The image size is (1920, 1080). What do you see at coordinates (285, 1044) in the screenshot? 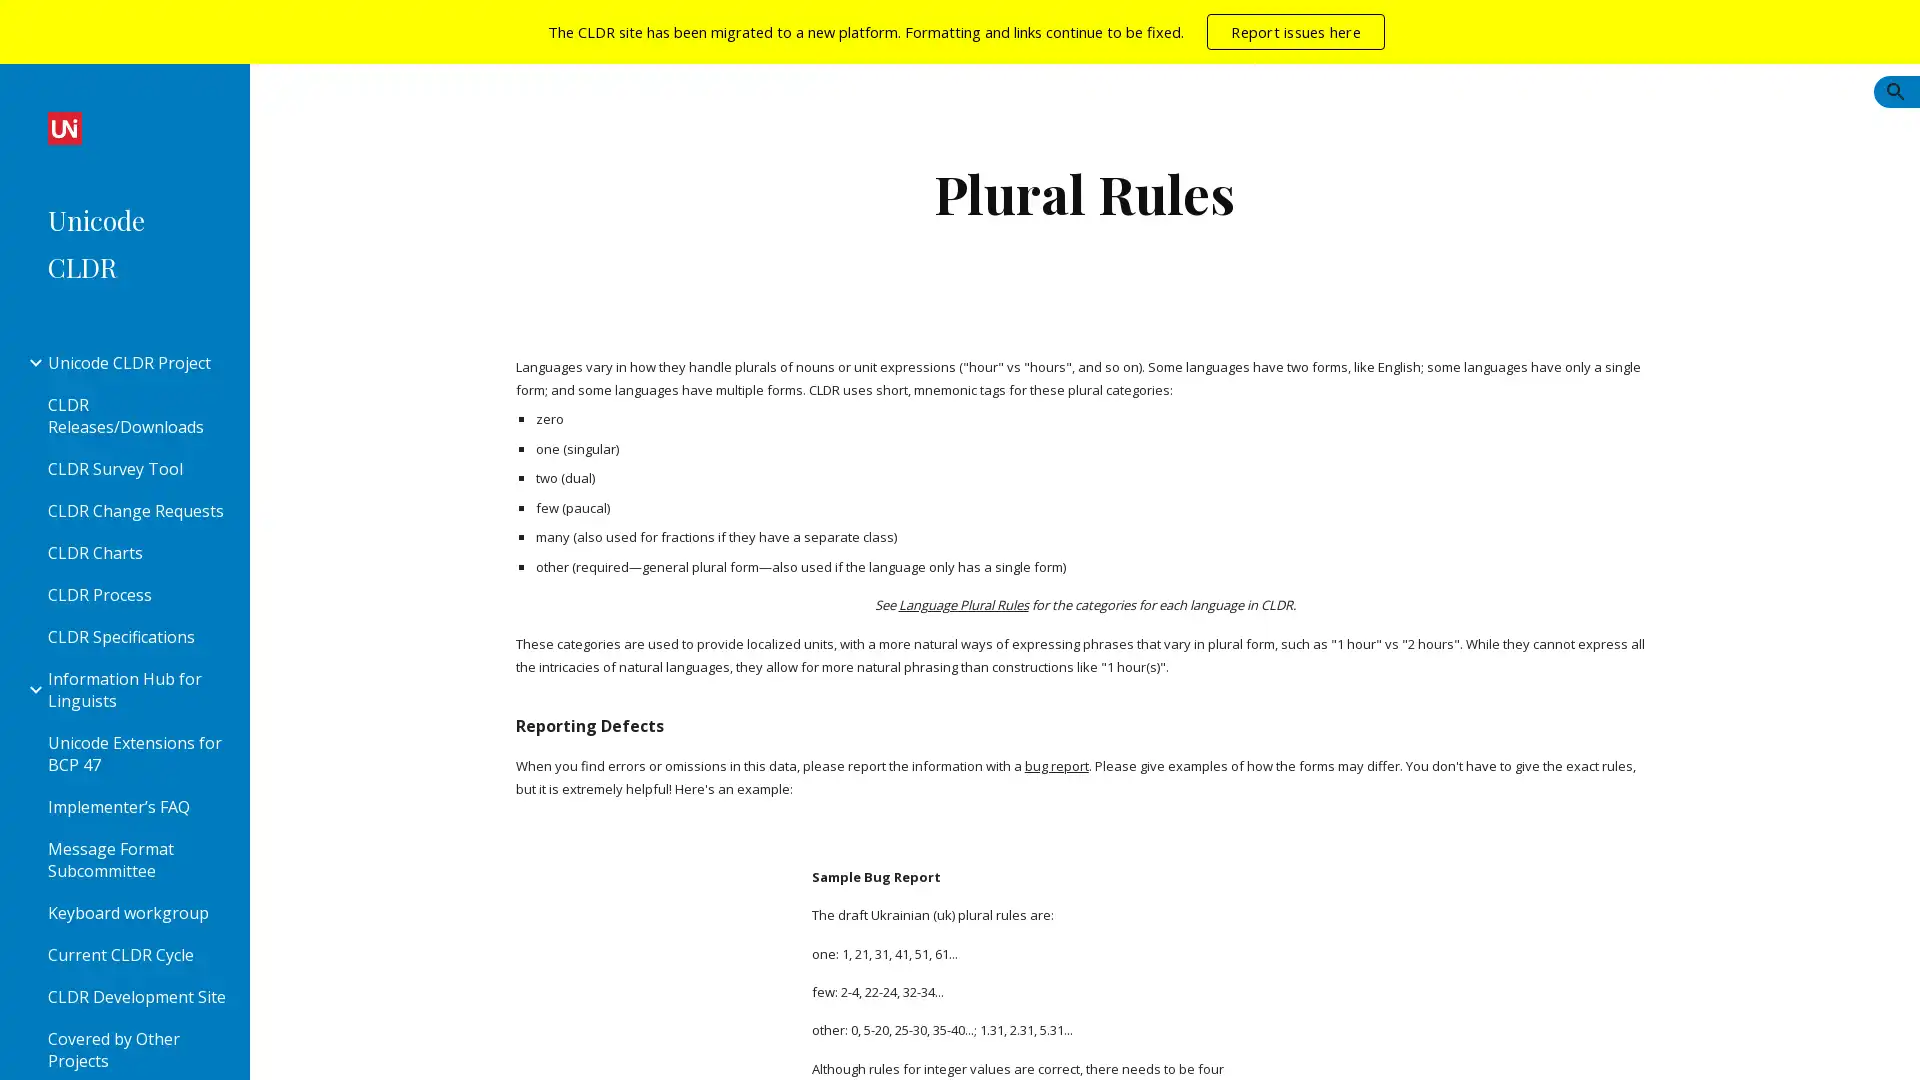
I see `Site actions` at bounding box center [285, 1044].